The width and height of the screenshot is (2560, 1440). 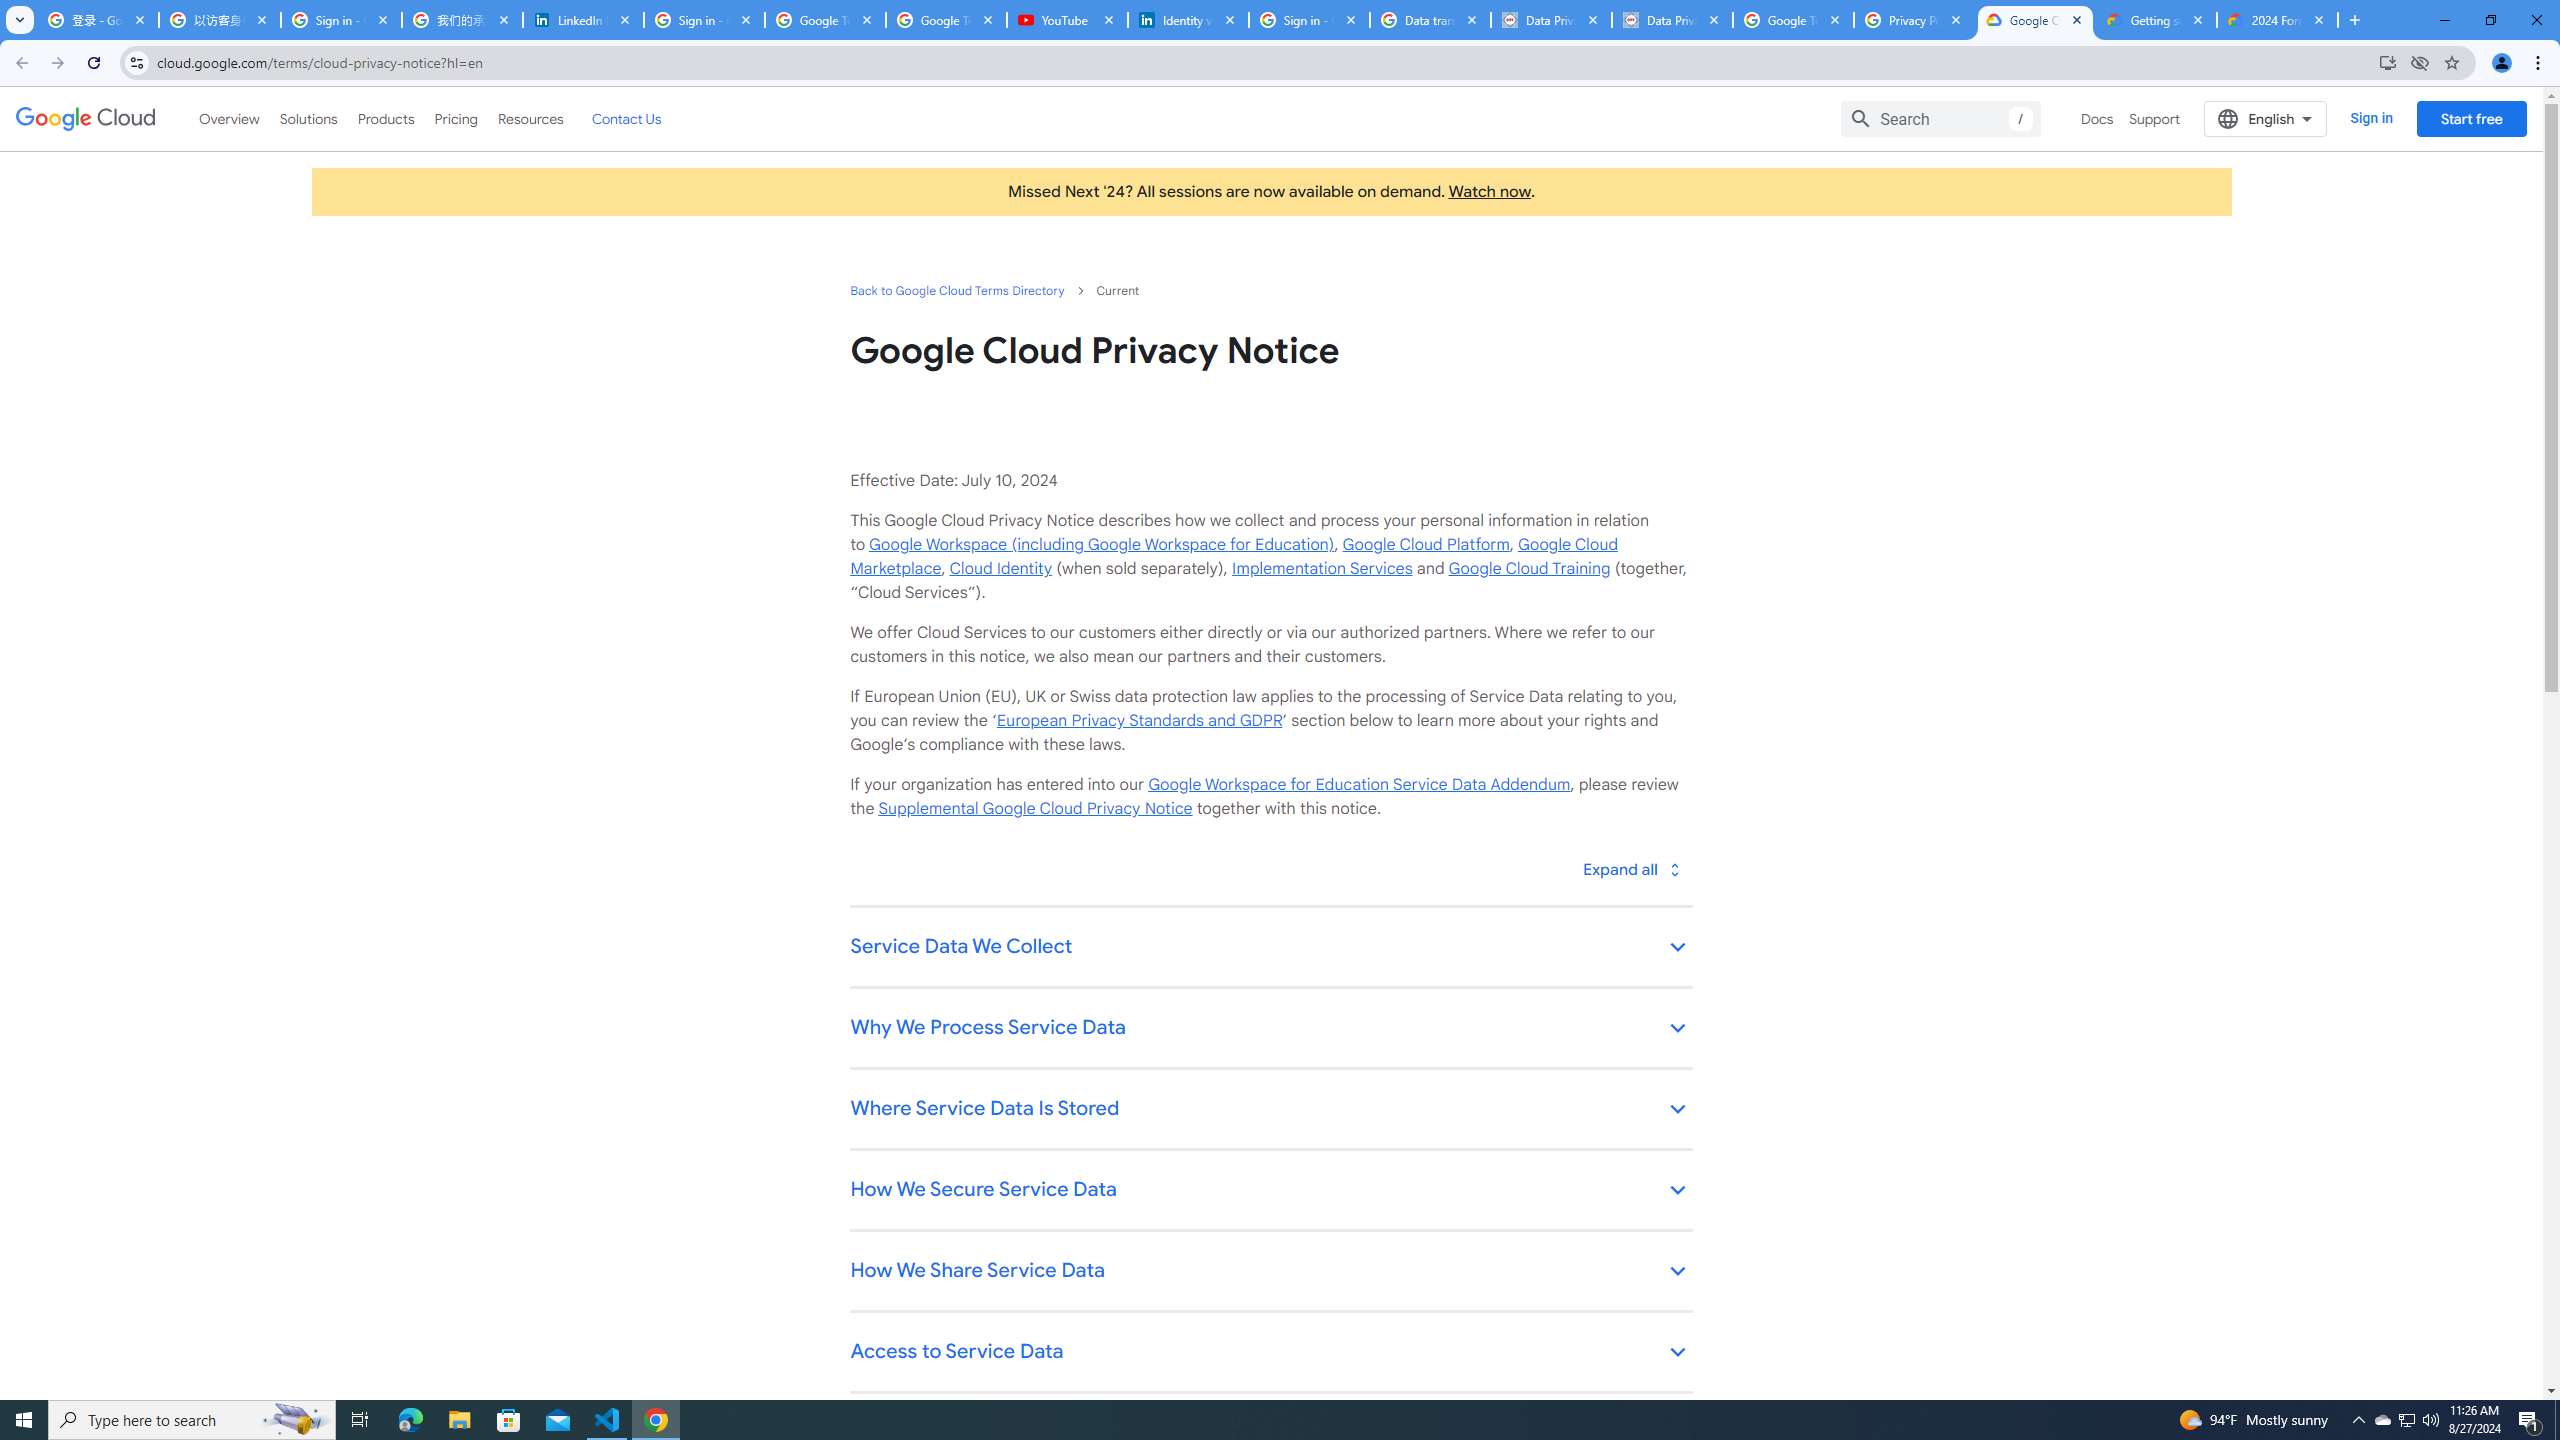 I want to click on 'Install Google Cloud', so click(x=2388, y=61).